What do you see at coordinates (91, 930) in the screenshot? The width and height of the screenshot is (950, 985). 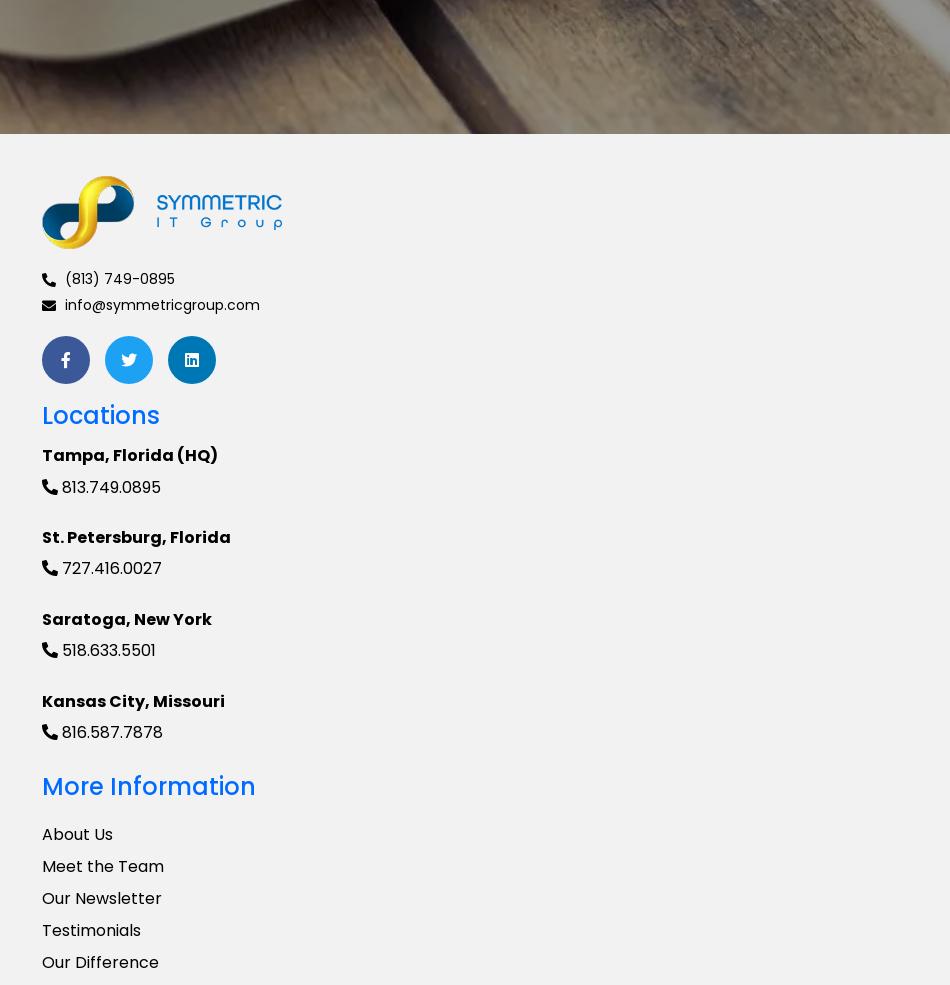 I see `'Testimonials'` at bounding box center [91, 930].